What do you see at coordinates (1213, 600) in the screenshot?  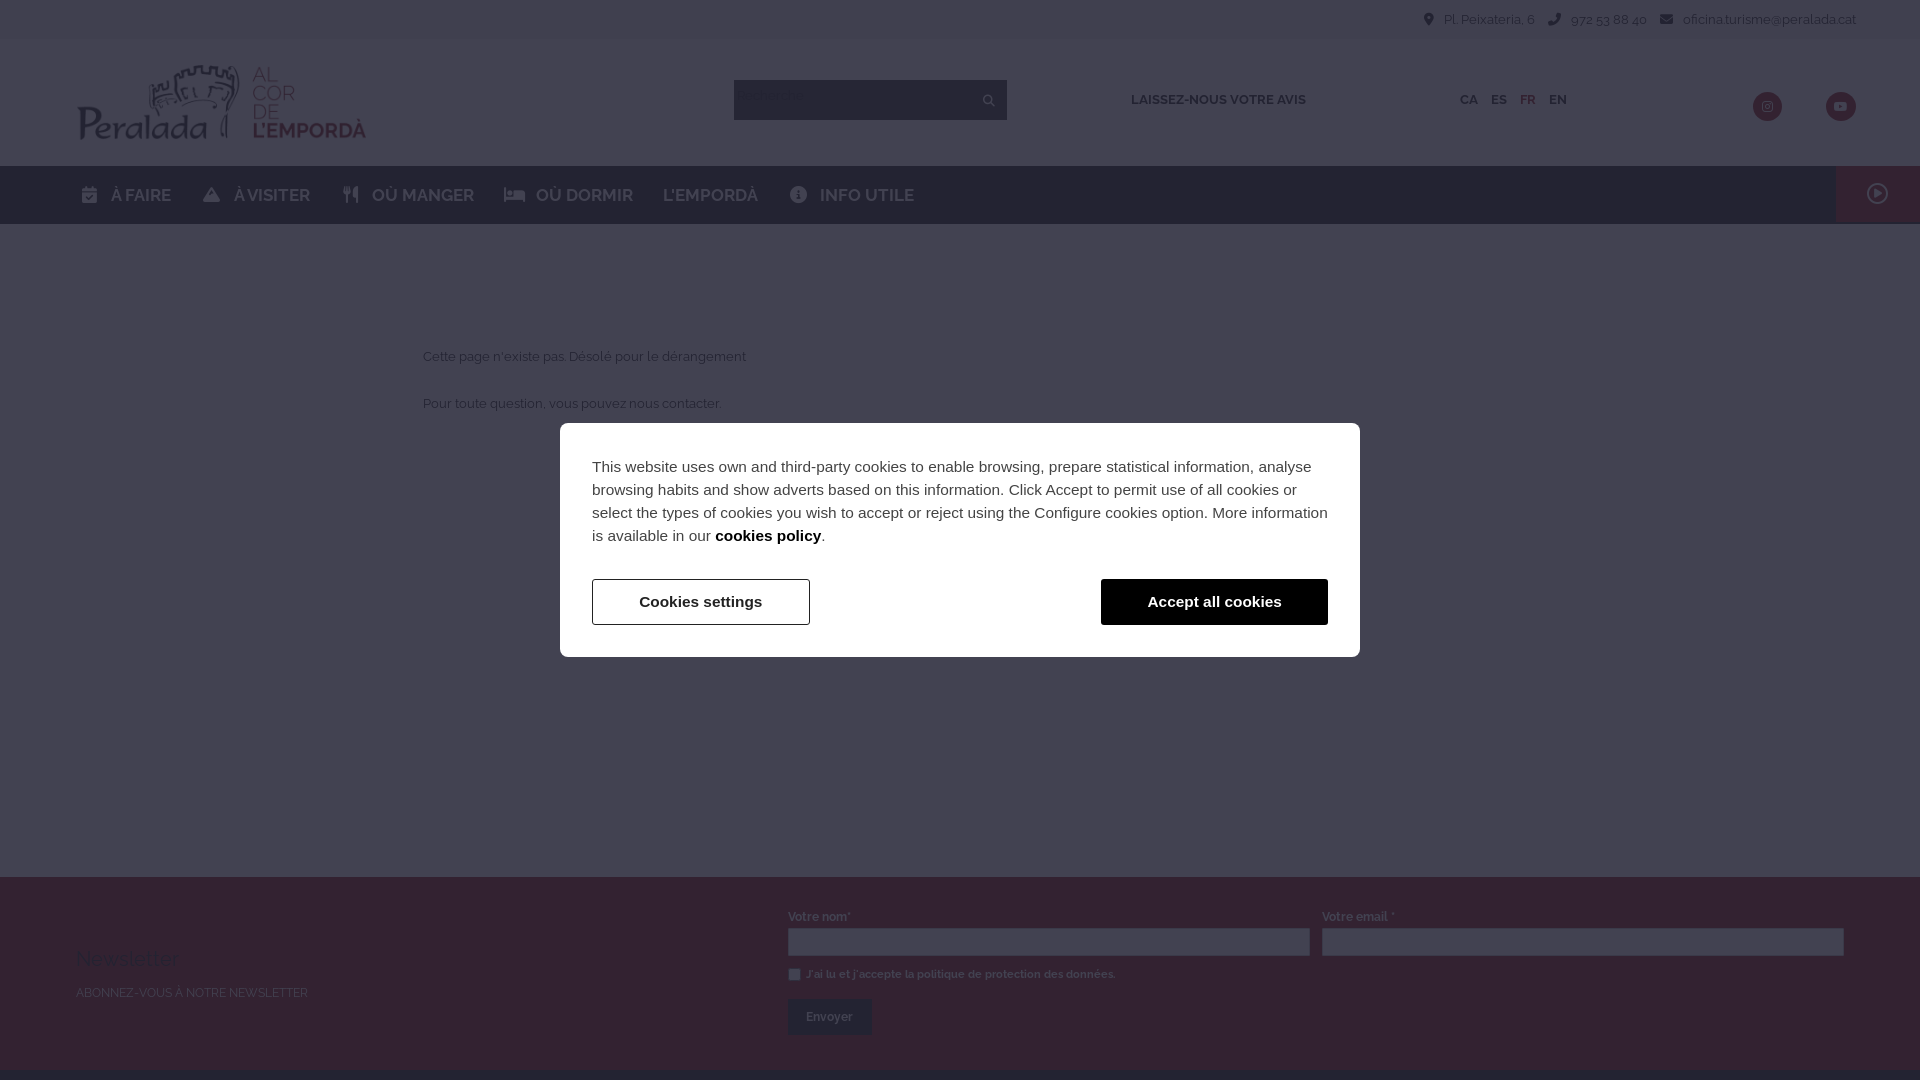 I see `'Accept all cookies'` at bounding box center [1213, 600].